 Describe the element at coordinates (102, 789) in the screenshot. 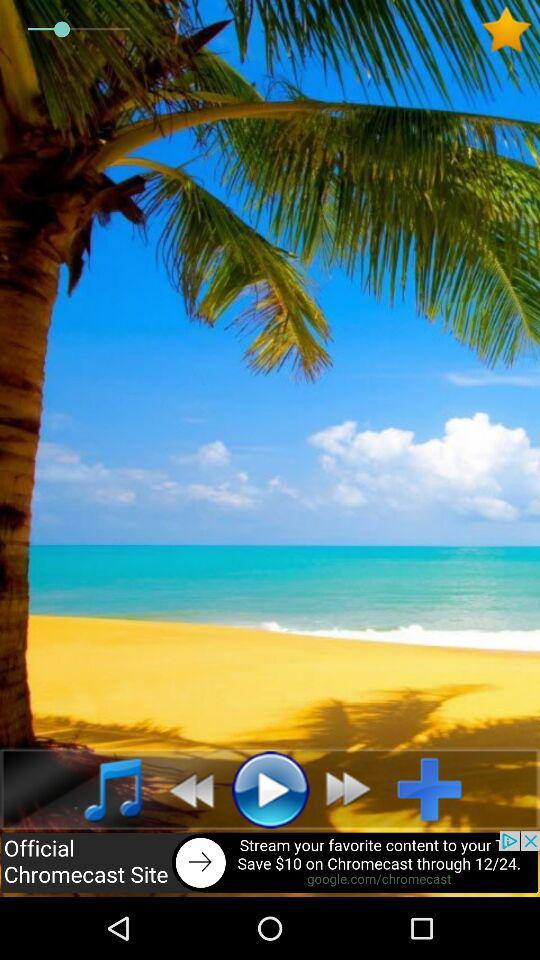

I see `the music icon` at that location.